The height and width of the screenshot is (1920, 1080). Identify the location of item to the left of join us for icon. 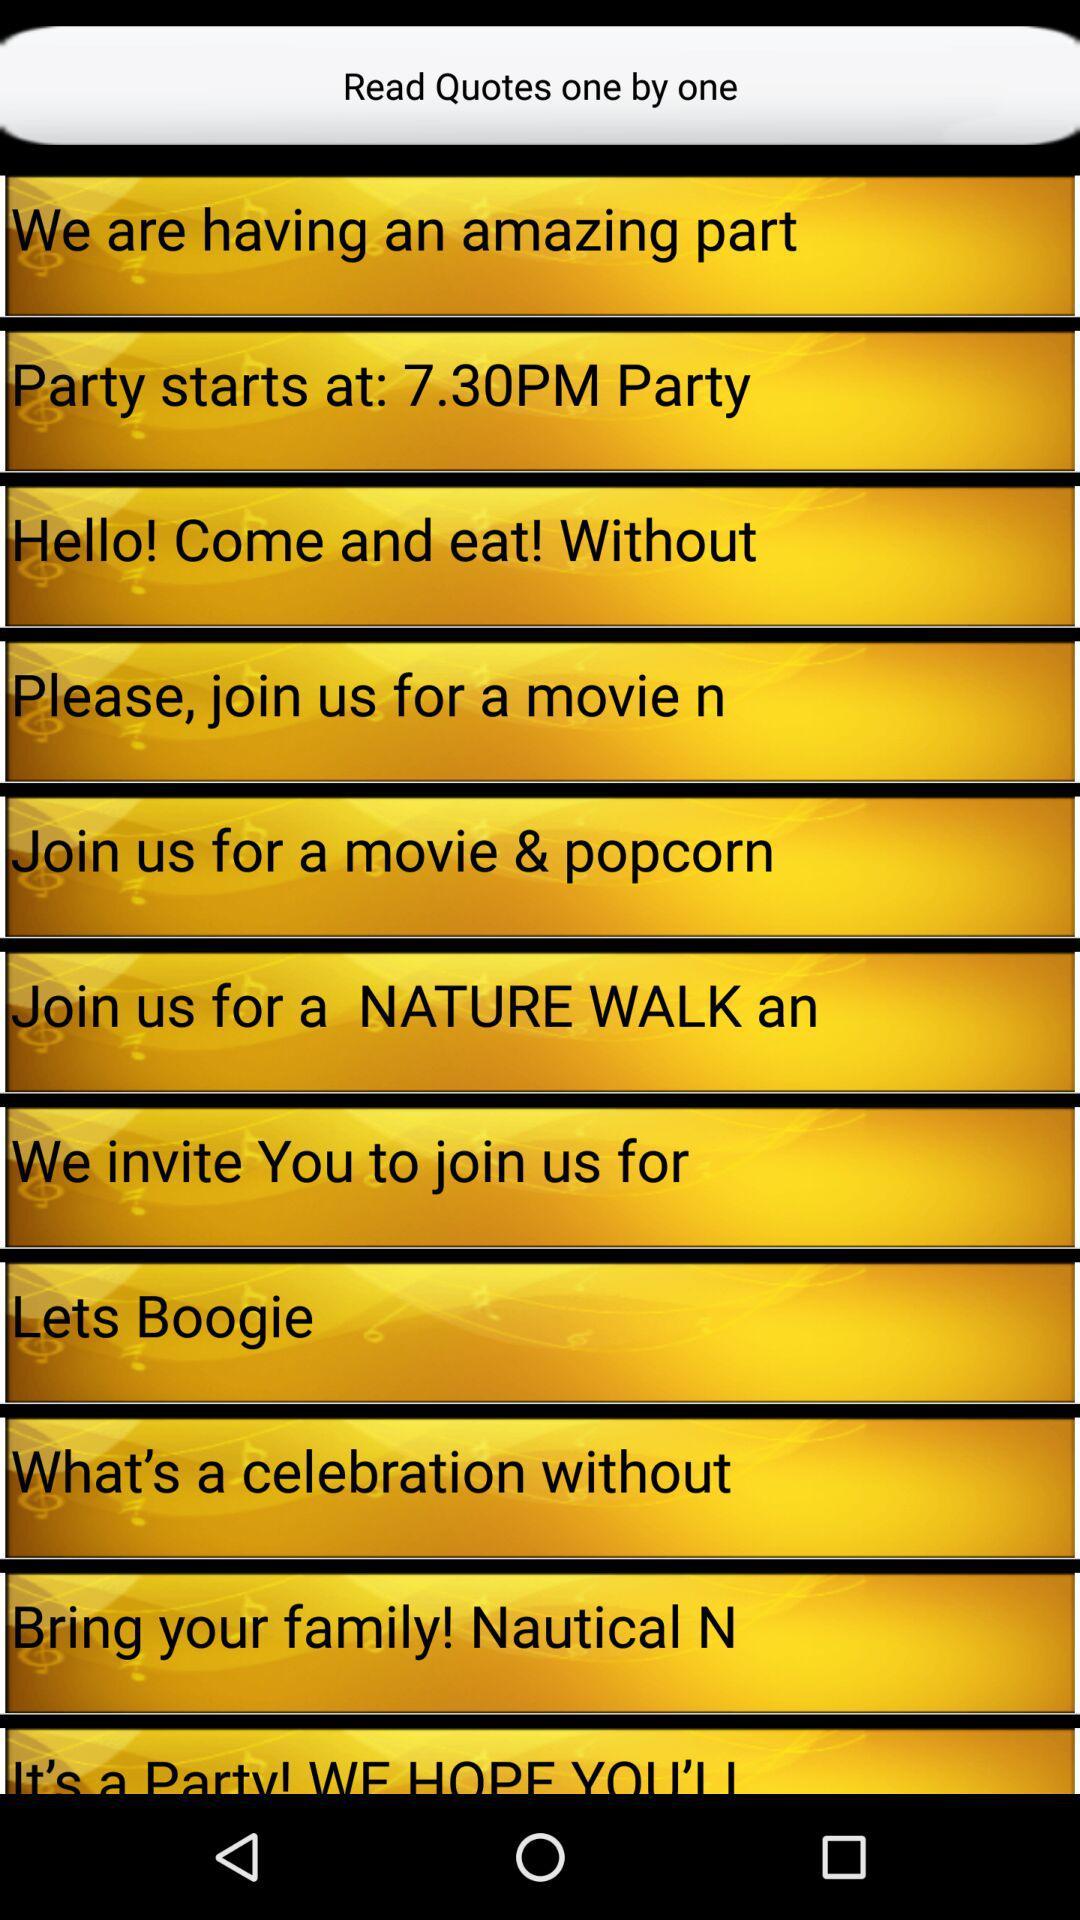
(2, 1021).